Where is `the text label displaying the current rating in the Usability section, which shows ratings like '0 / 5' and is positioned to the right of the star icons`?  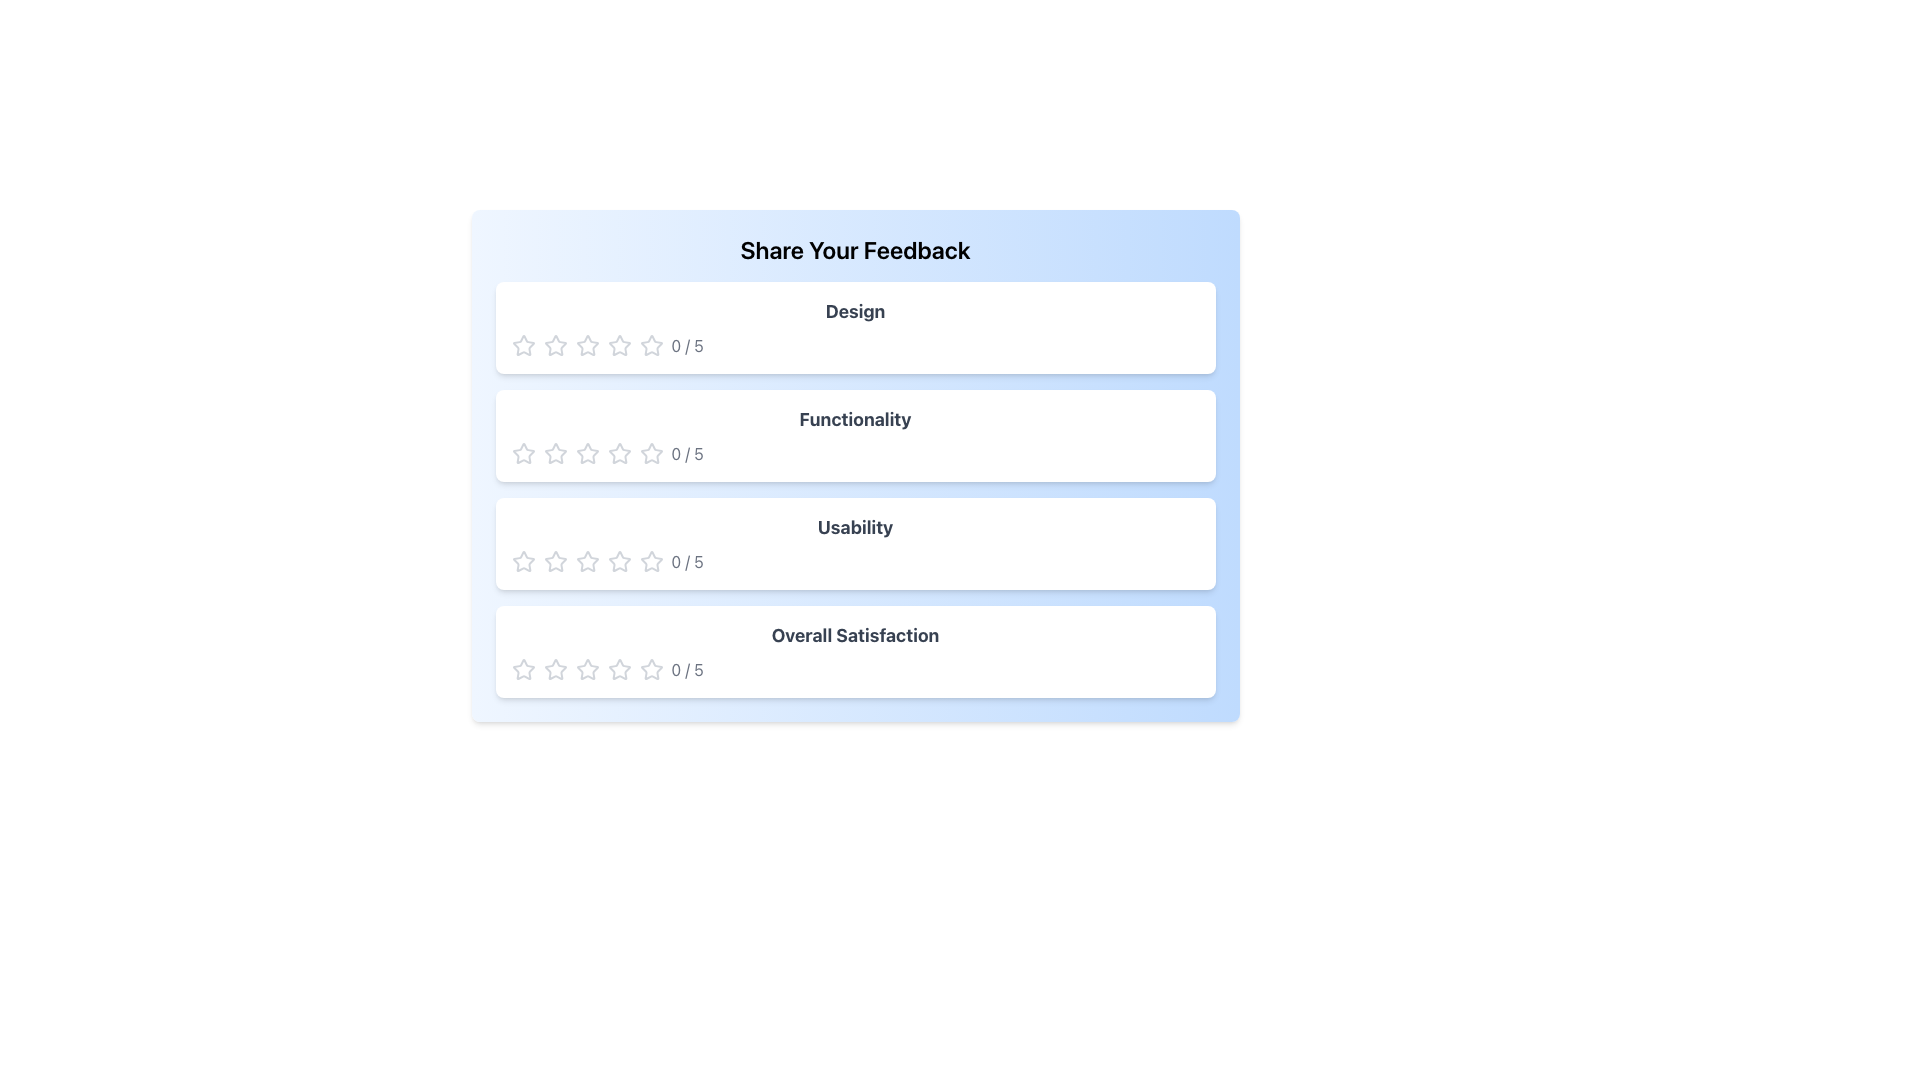 the text label displaying the current rating in the Usability section, which shows ratings like '0 / 5' and is positioned to the right of the star icons is located at coordinates (687, 562).